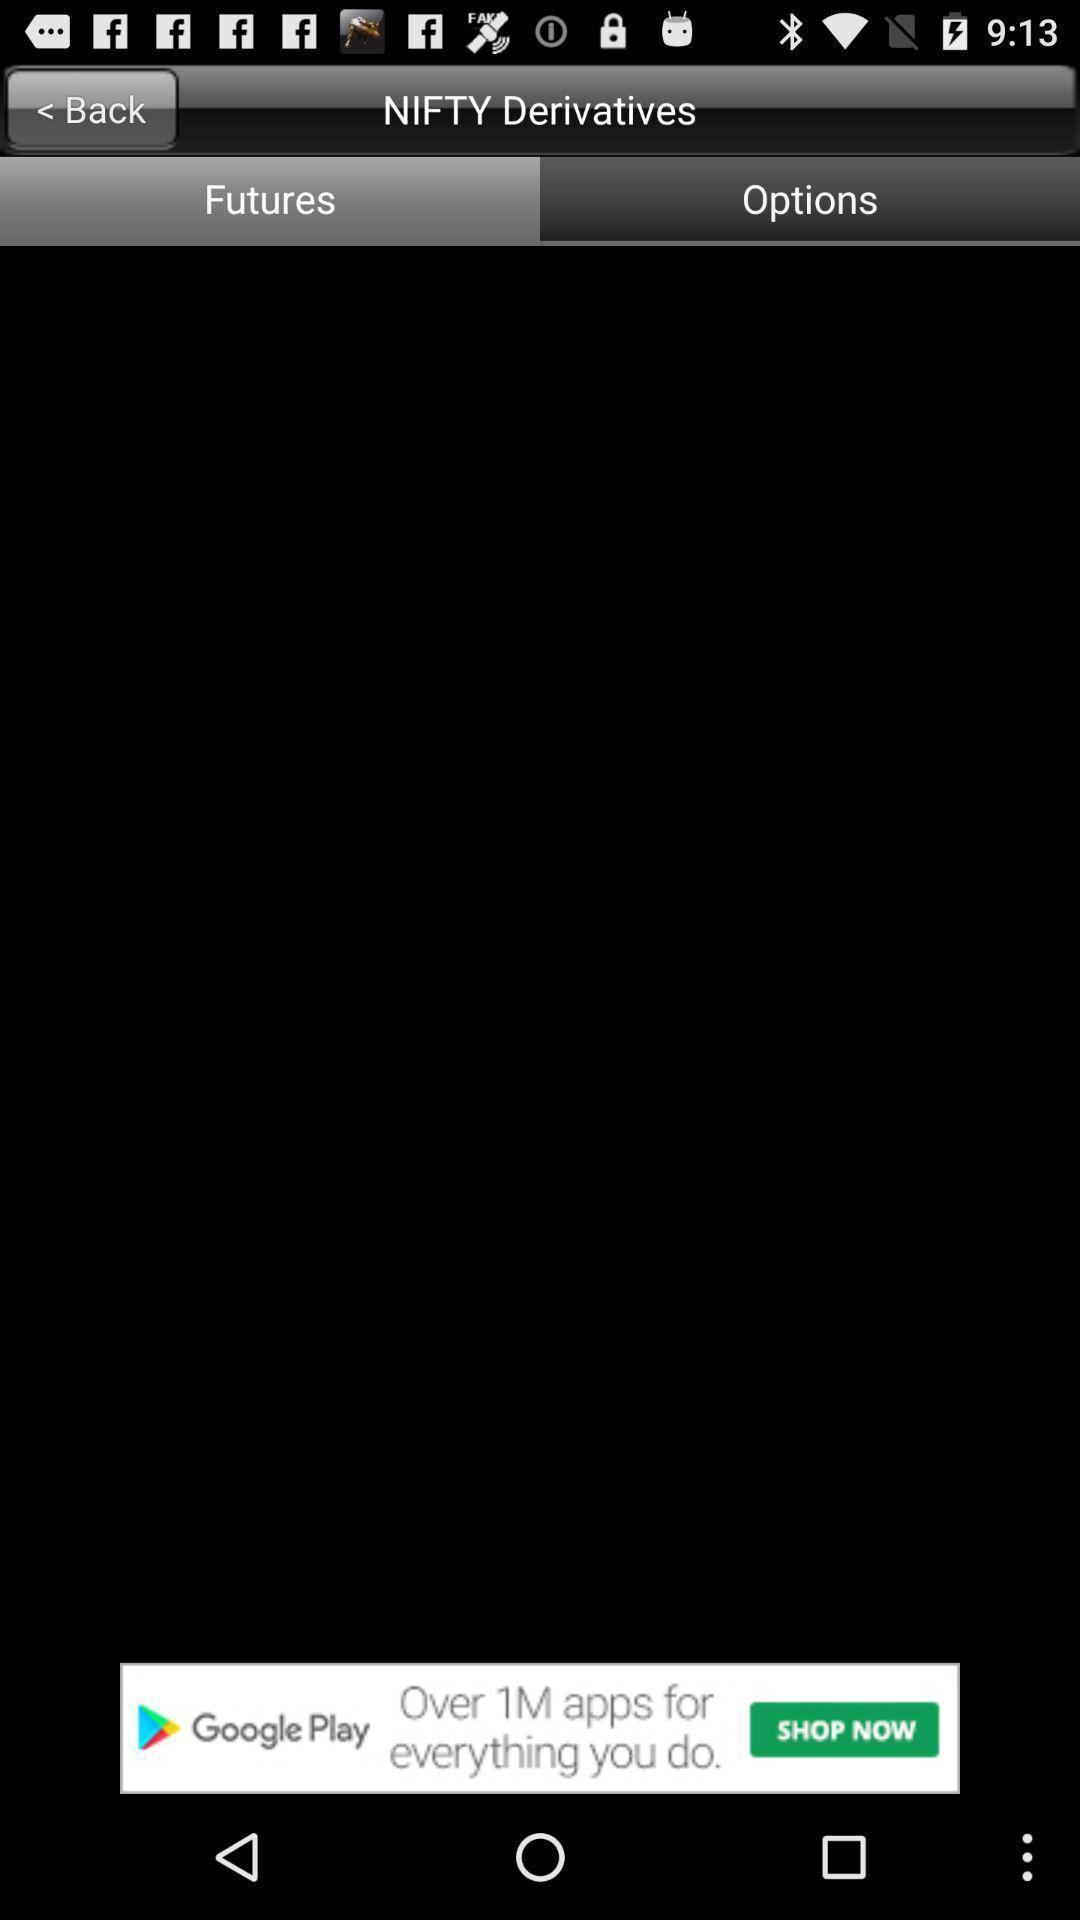  What do you see at coordinates (540, 1727) in the screenshot?
I see `advertisement` at bounding box center [540, 1727].